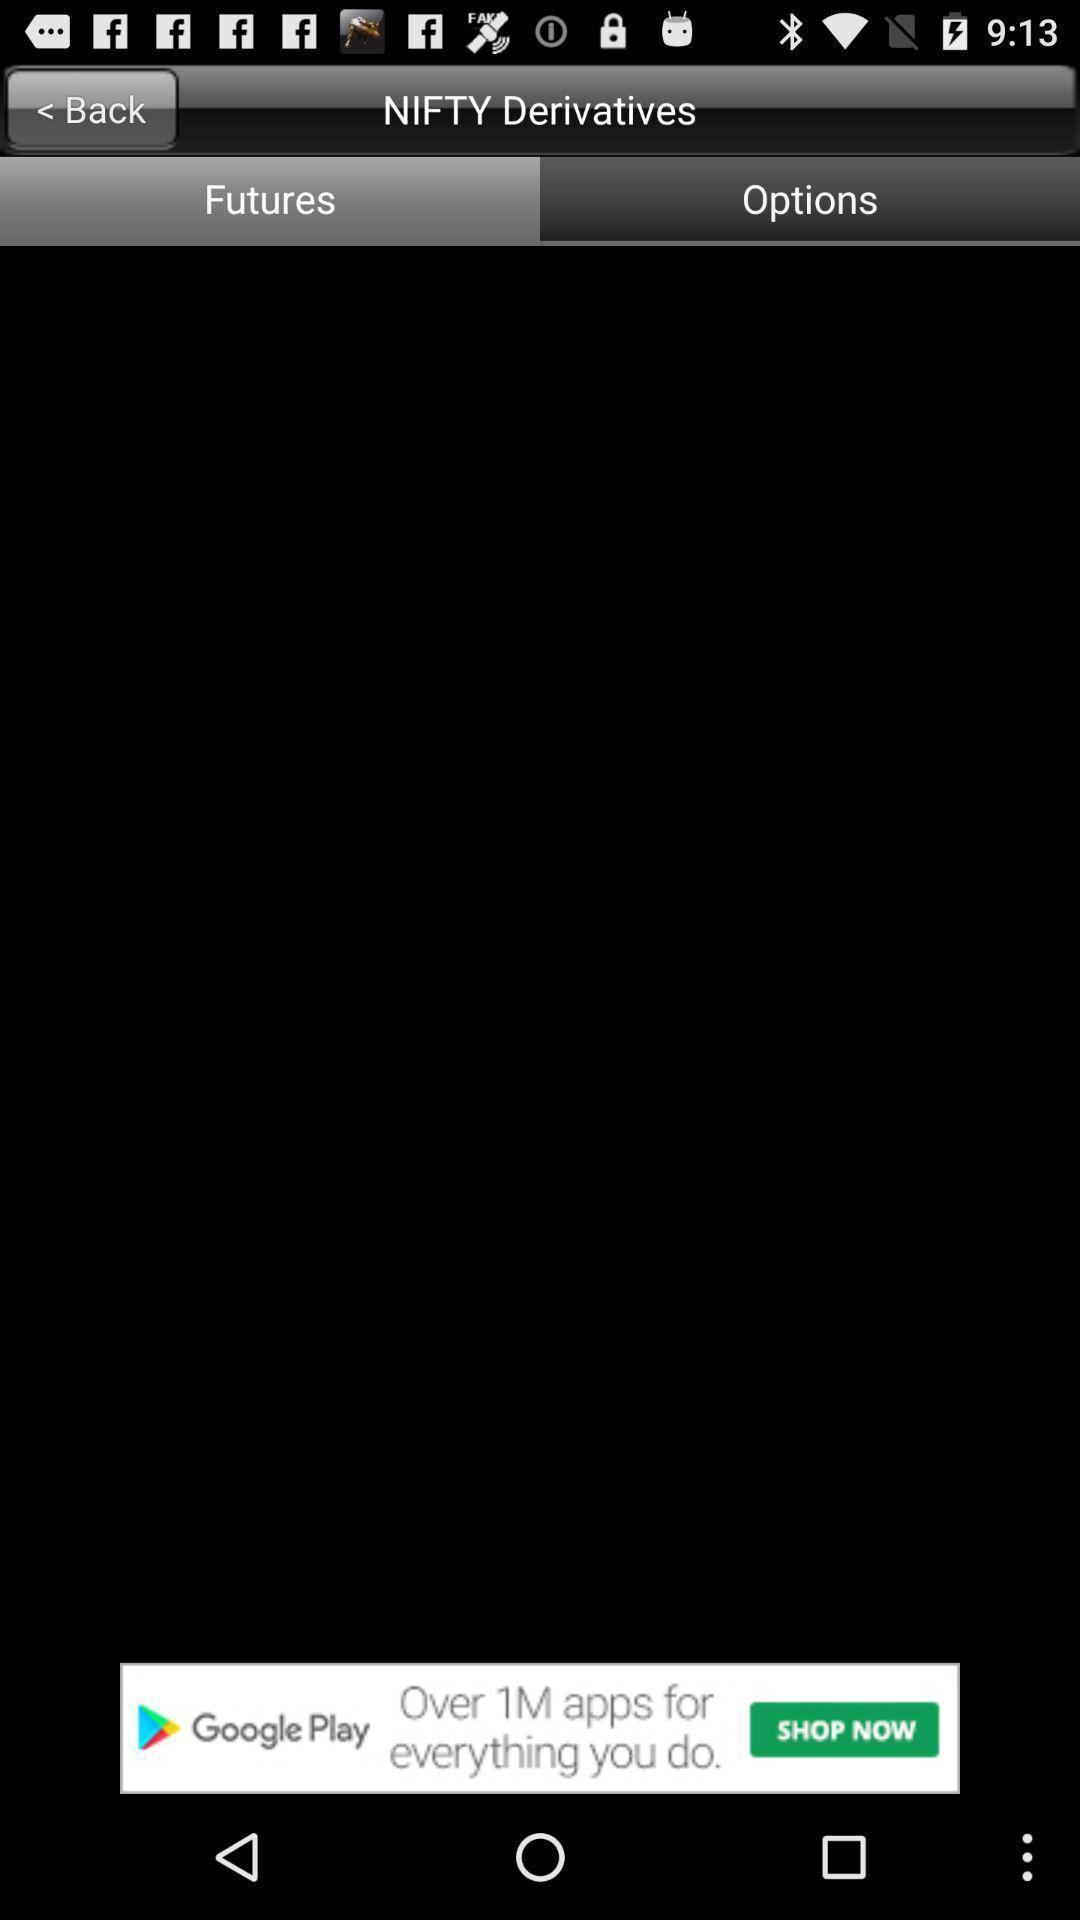  What do you see at coordinates (540, 1727) in the screenshot?
I see `advertisement` at bounding box center [540, 1727].